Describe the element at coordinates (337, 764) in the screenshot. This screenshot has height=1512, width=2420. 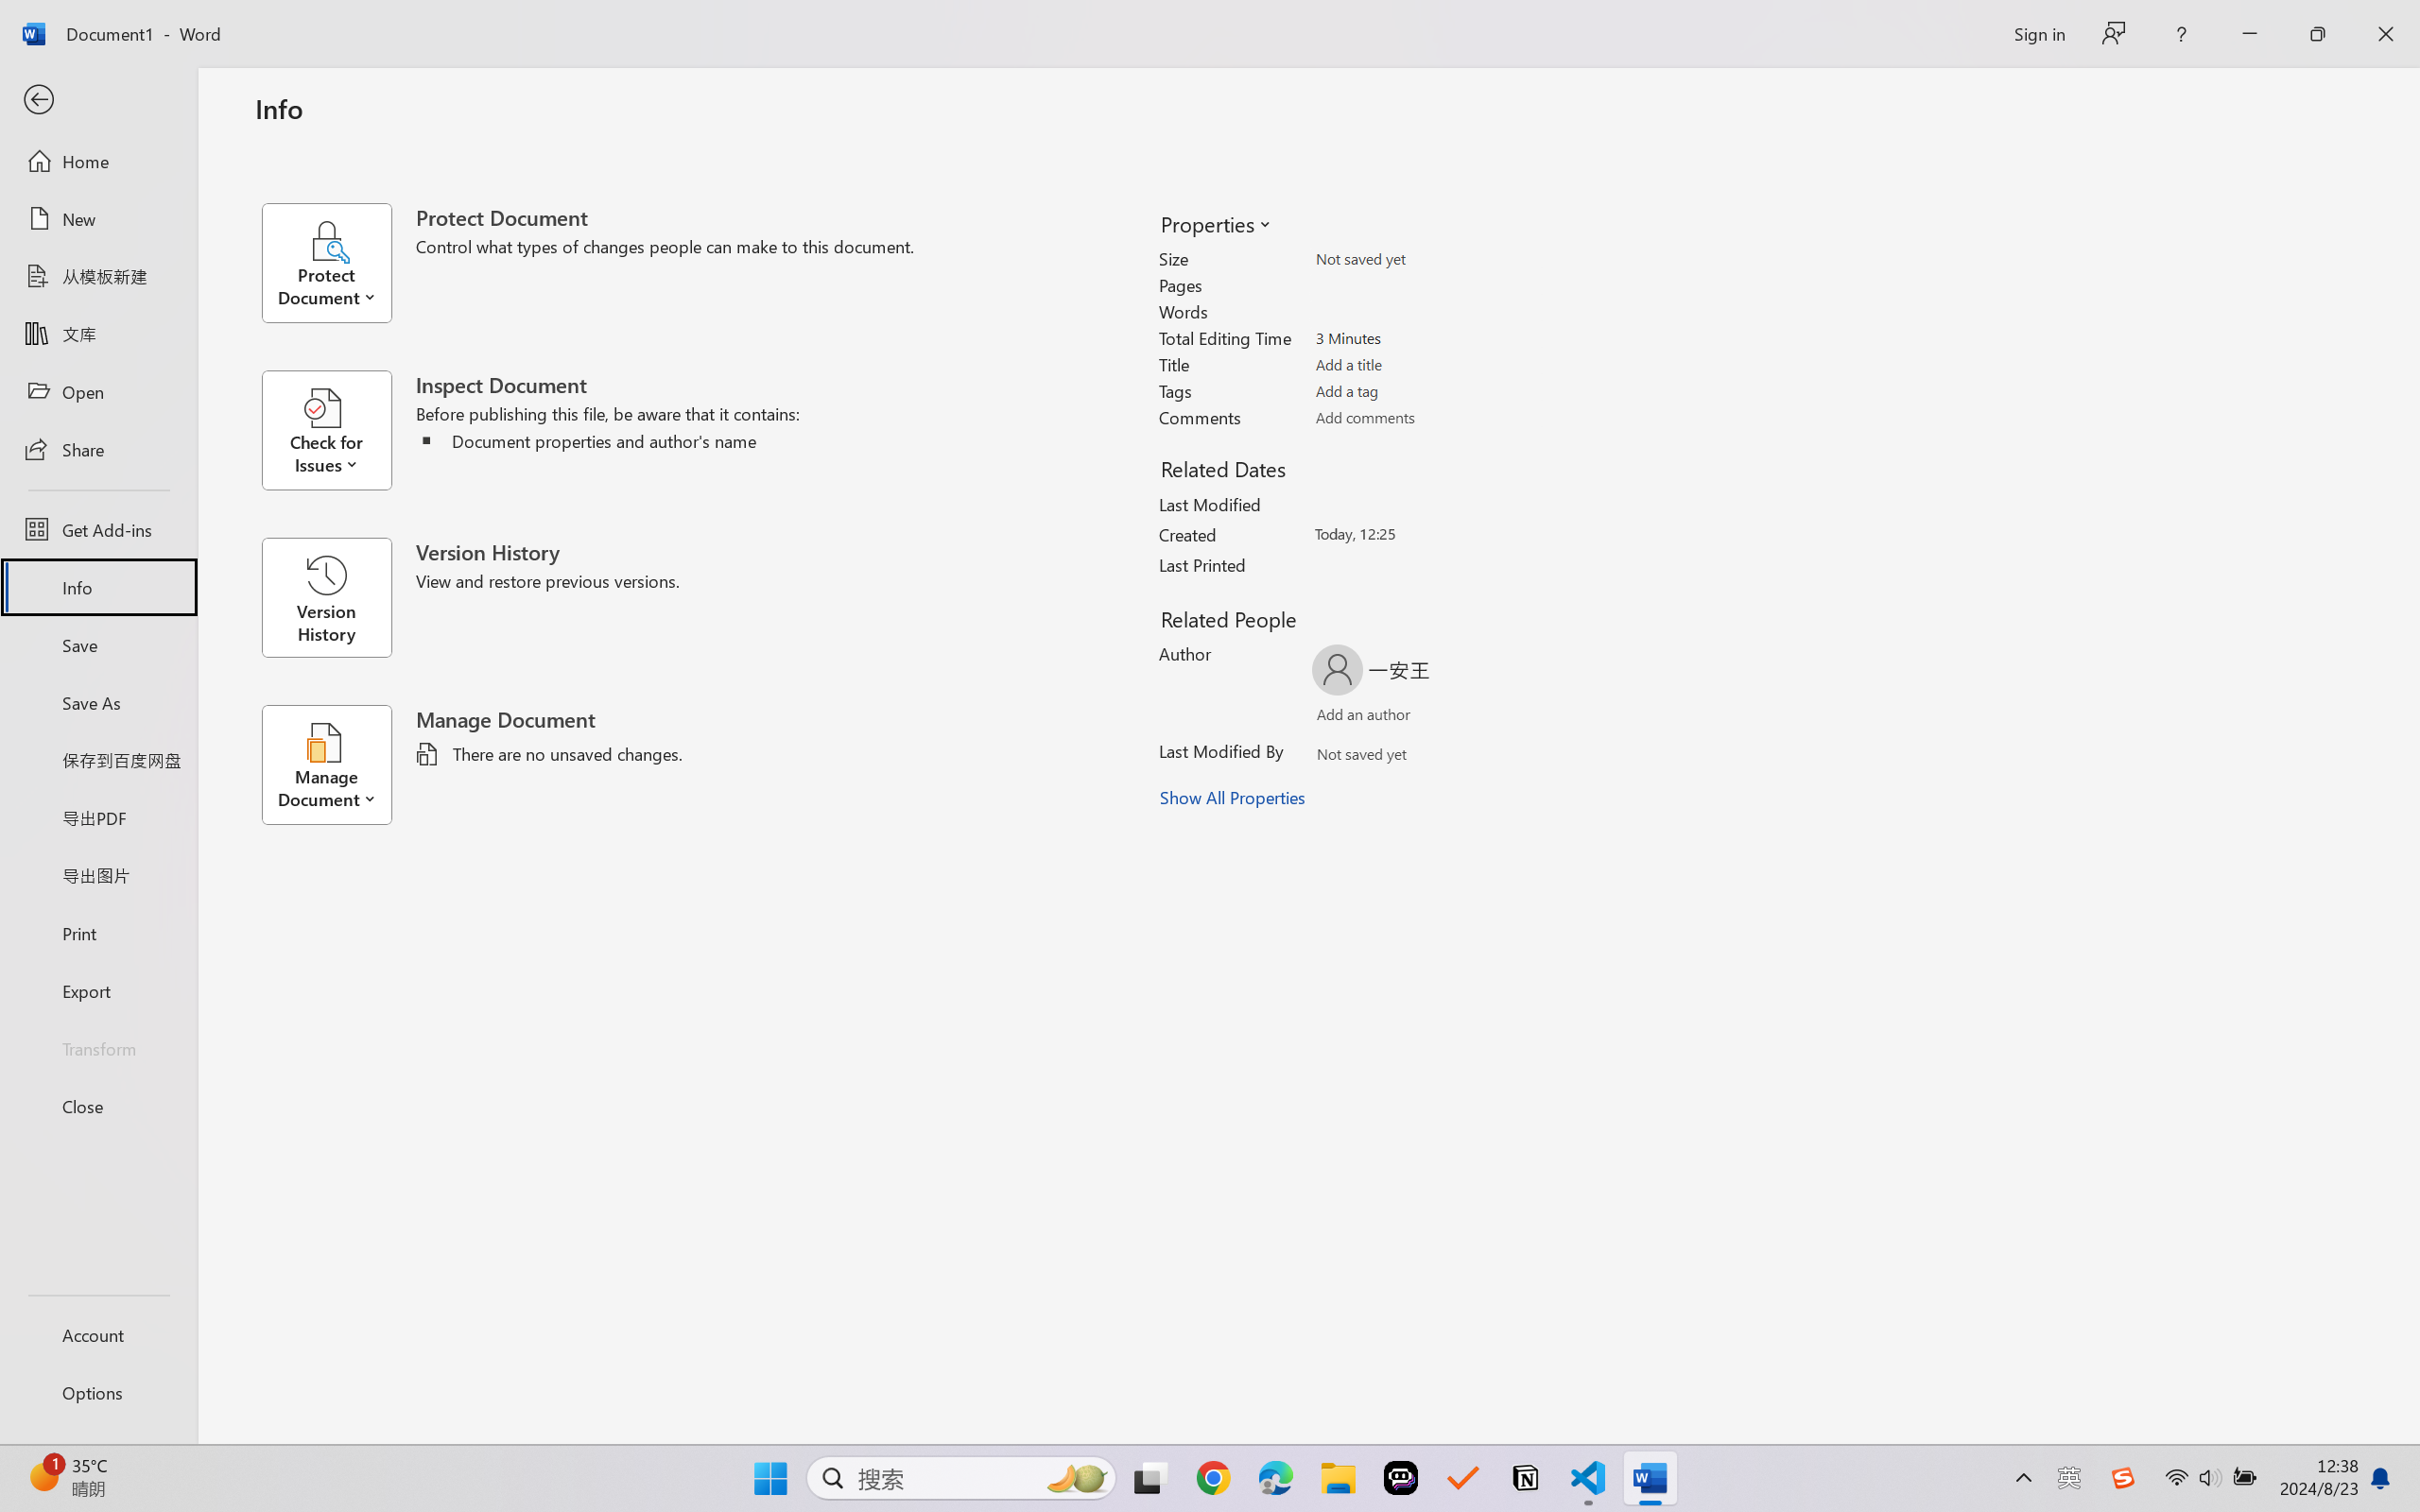
I see `'Manage Document'` at that location.